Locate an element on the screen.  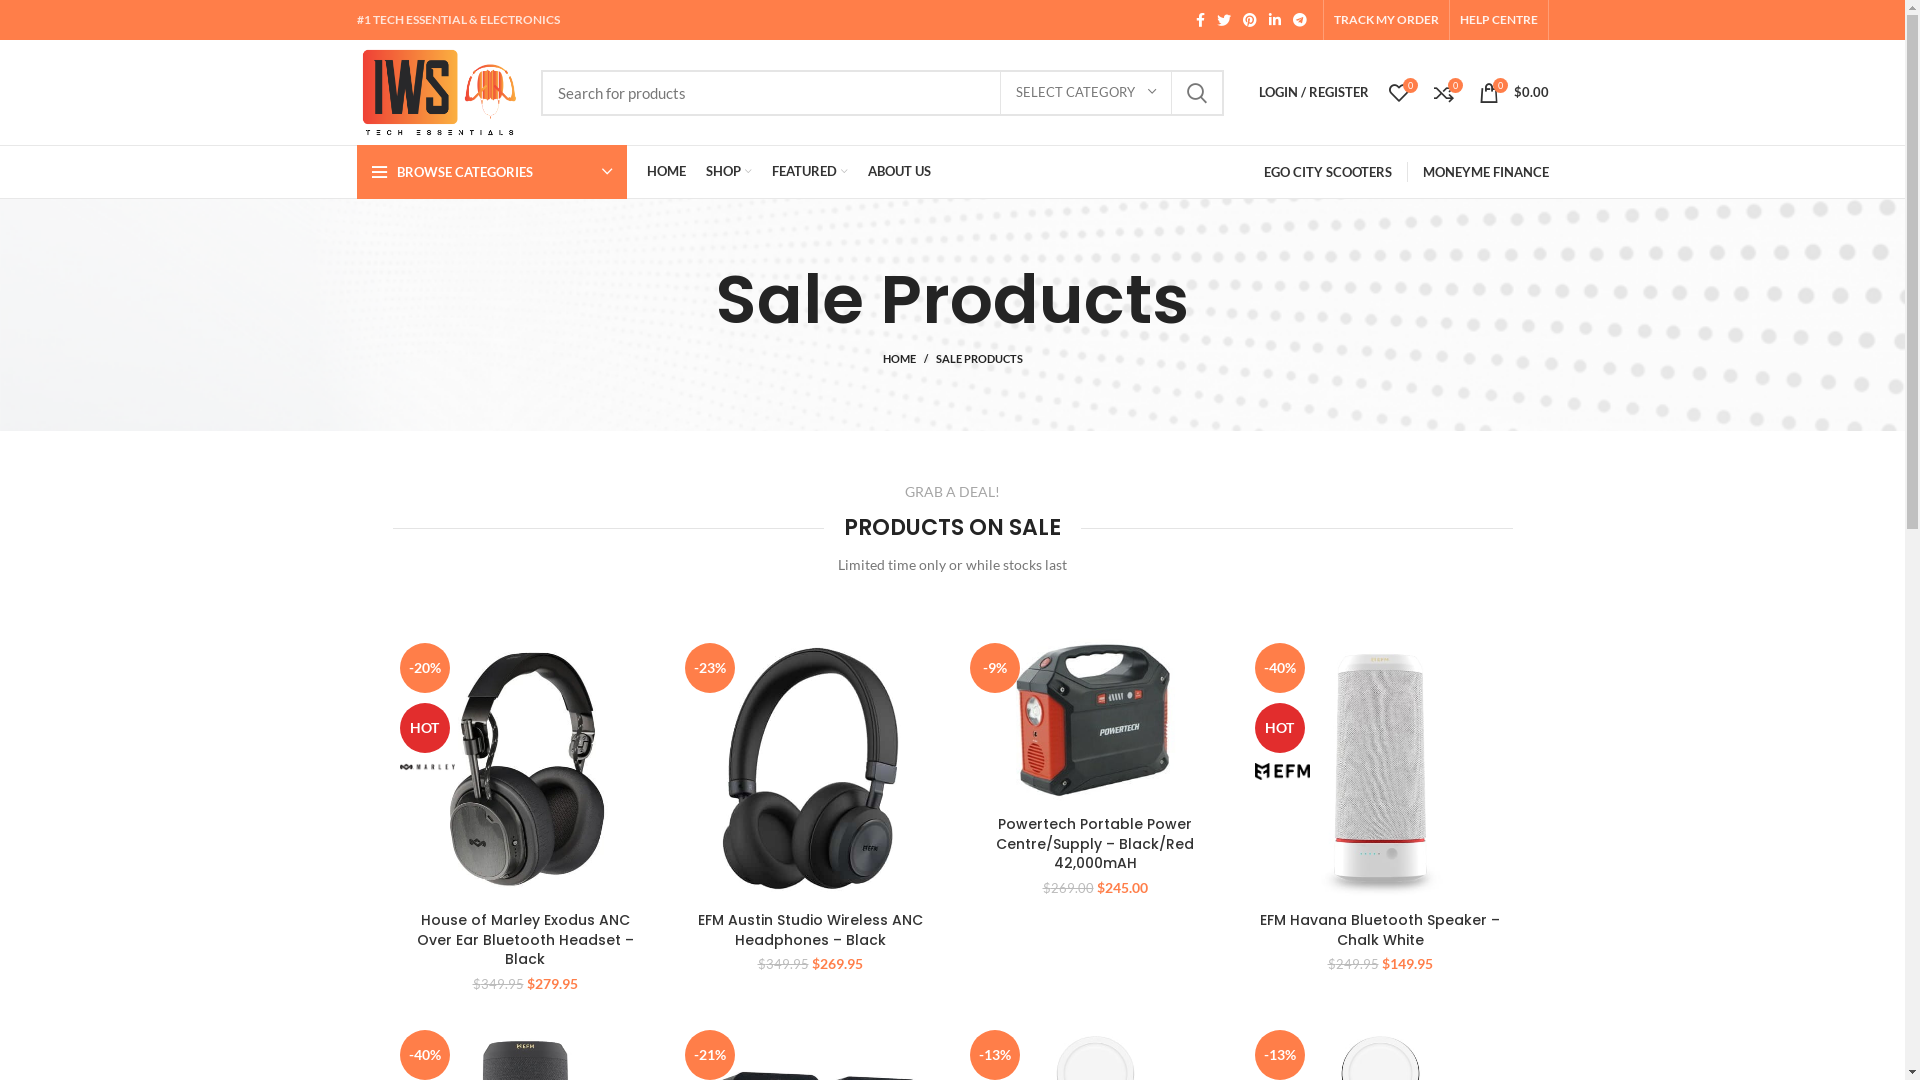
'HOME' is located at coordinates (634, 171).